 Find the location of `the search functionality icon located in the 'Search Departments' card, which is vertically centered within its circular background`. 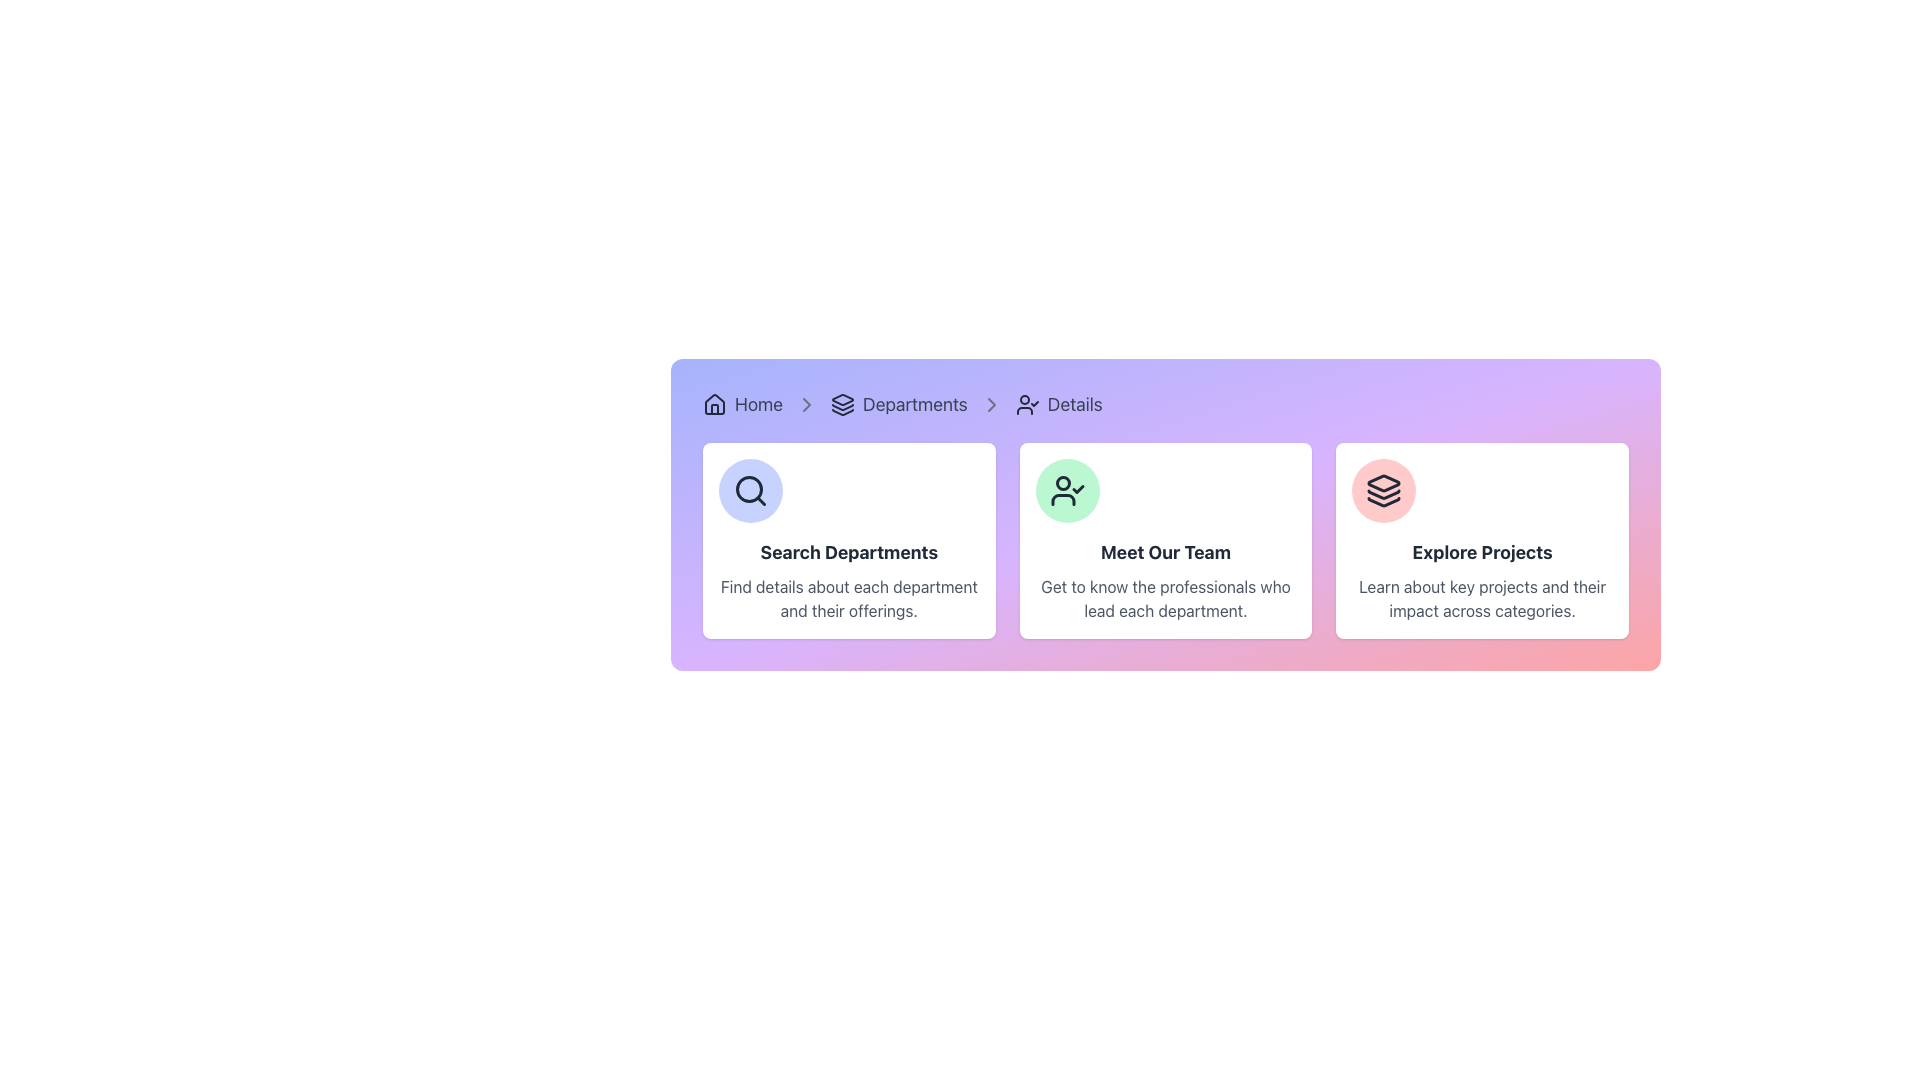

the search functionality icon located in the 'Search Departments' card, which is vertically centered within its circular background is located at coordinates (749, 490).